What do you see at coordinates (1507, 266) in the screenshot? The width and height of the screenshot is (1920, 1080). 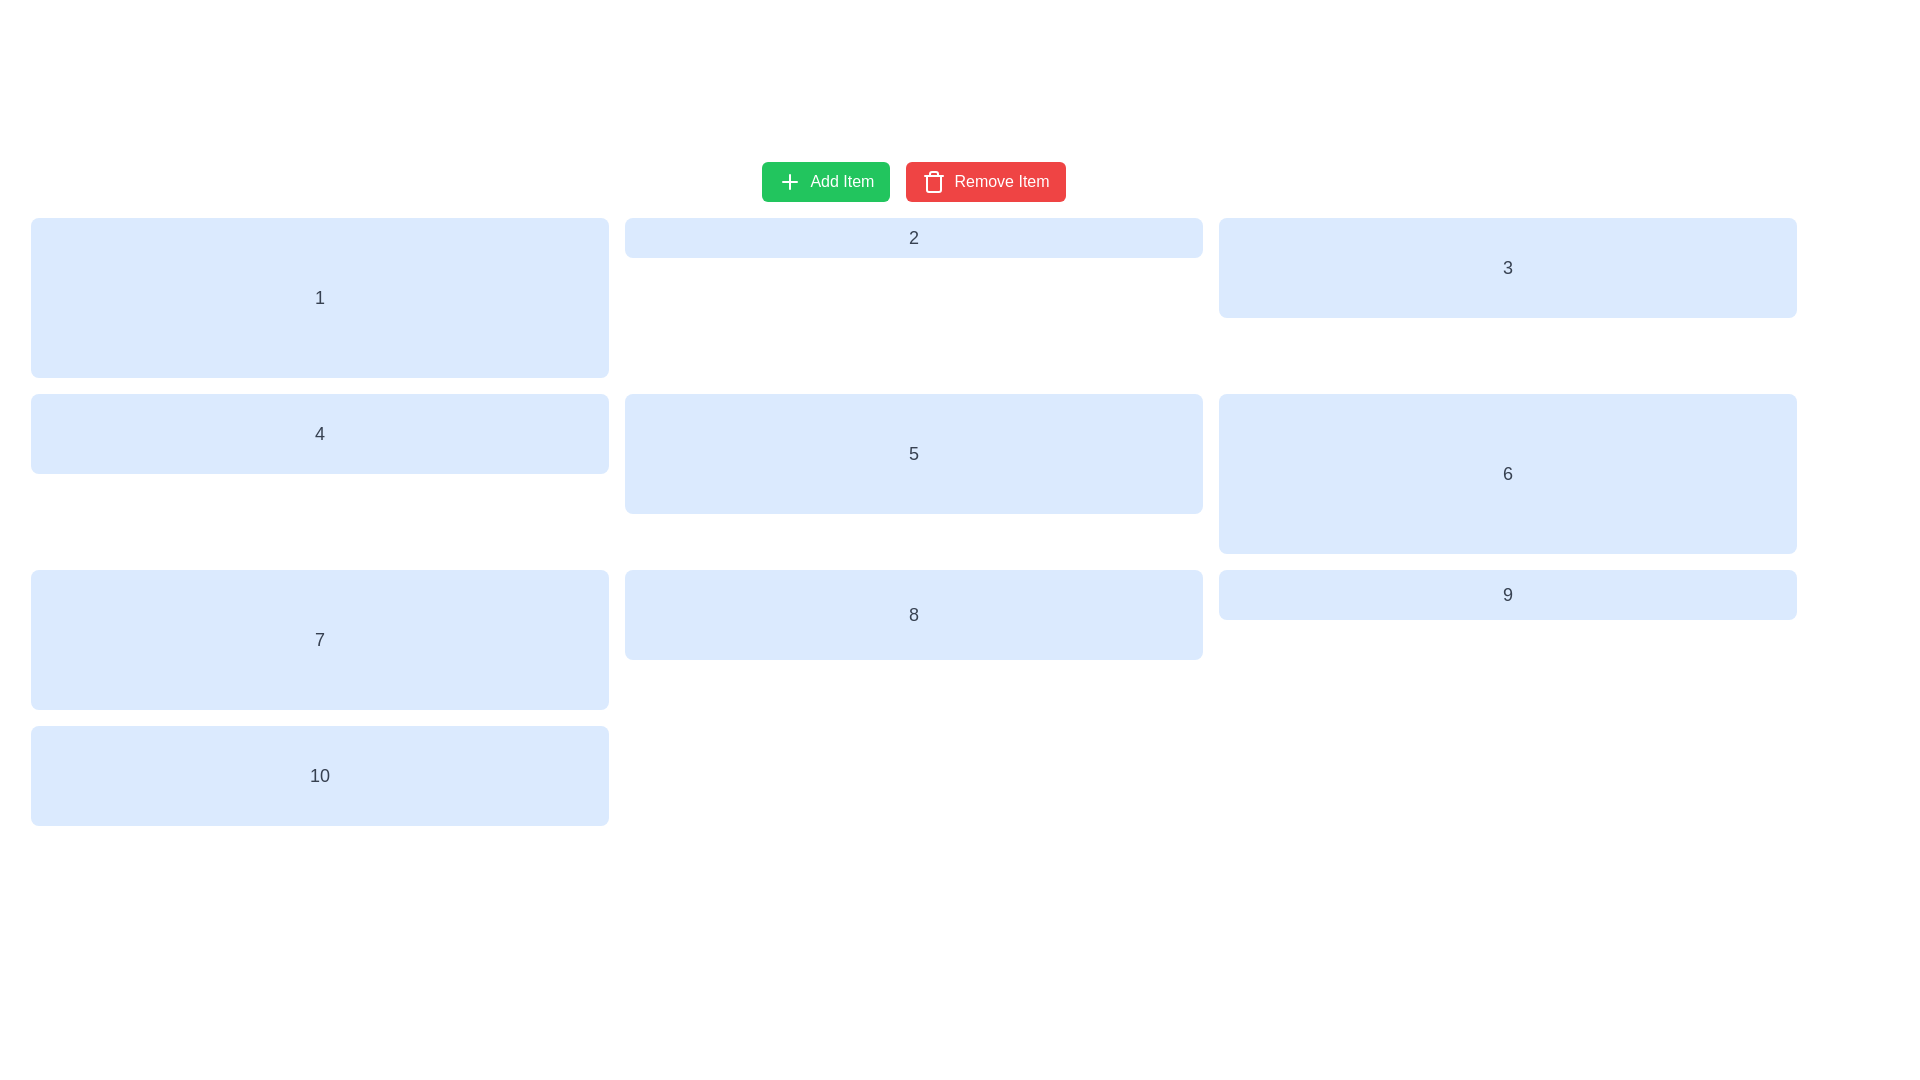 I see `the static display panel with a light blue background and the number '3' centered in gray font, which is the third item in the grid layout` at bounding box center [1507, 266].